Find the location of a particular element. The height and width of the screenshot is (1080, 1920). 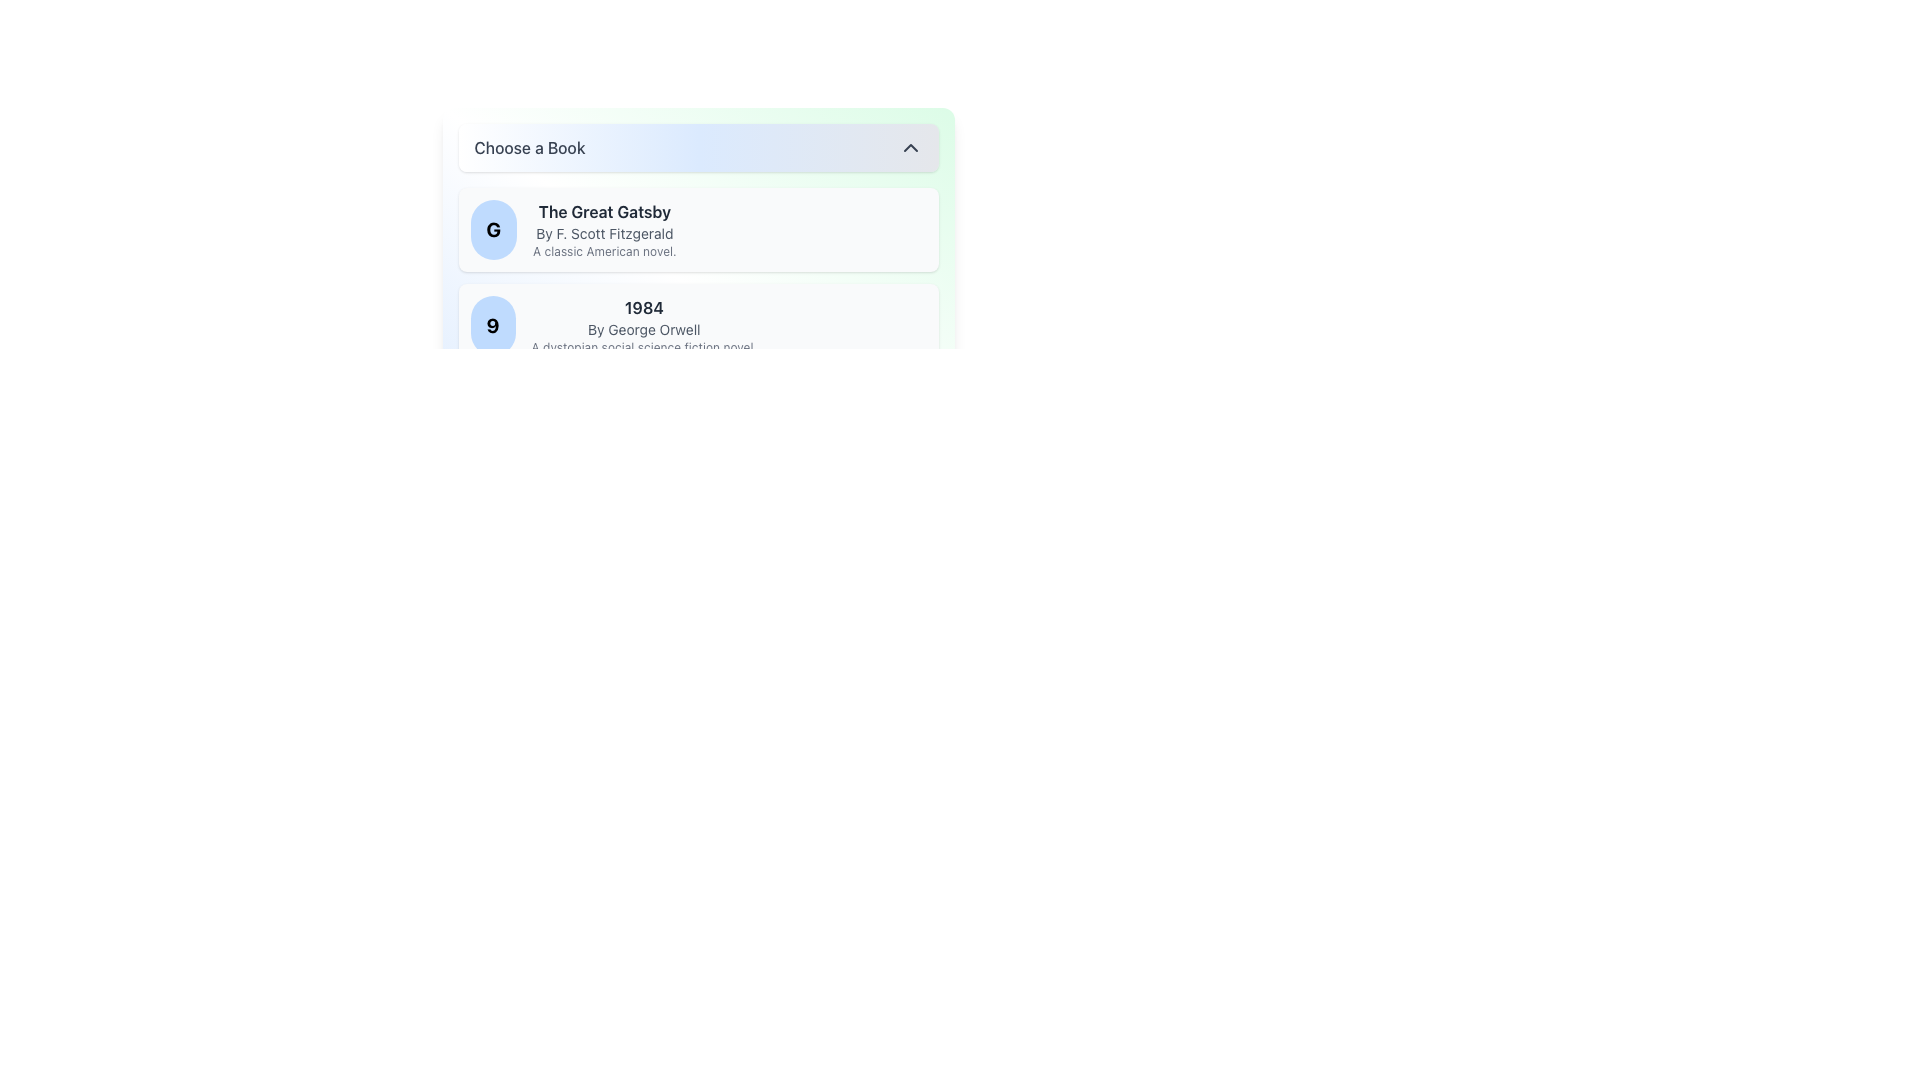

text content displaying the author of the book, which is located below the title 'The Great Gatsby' and above the description 'A classic American novel.' is located at coordinates (603, 233).